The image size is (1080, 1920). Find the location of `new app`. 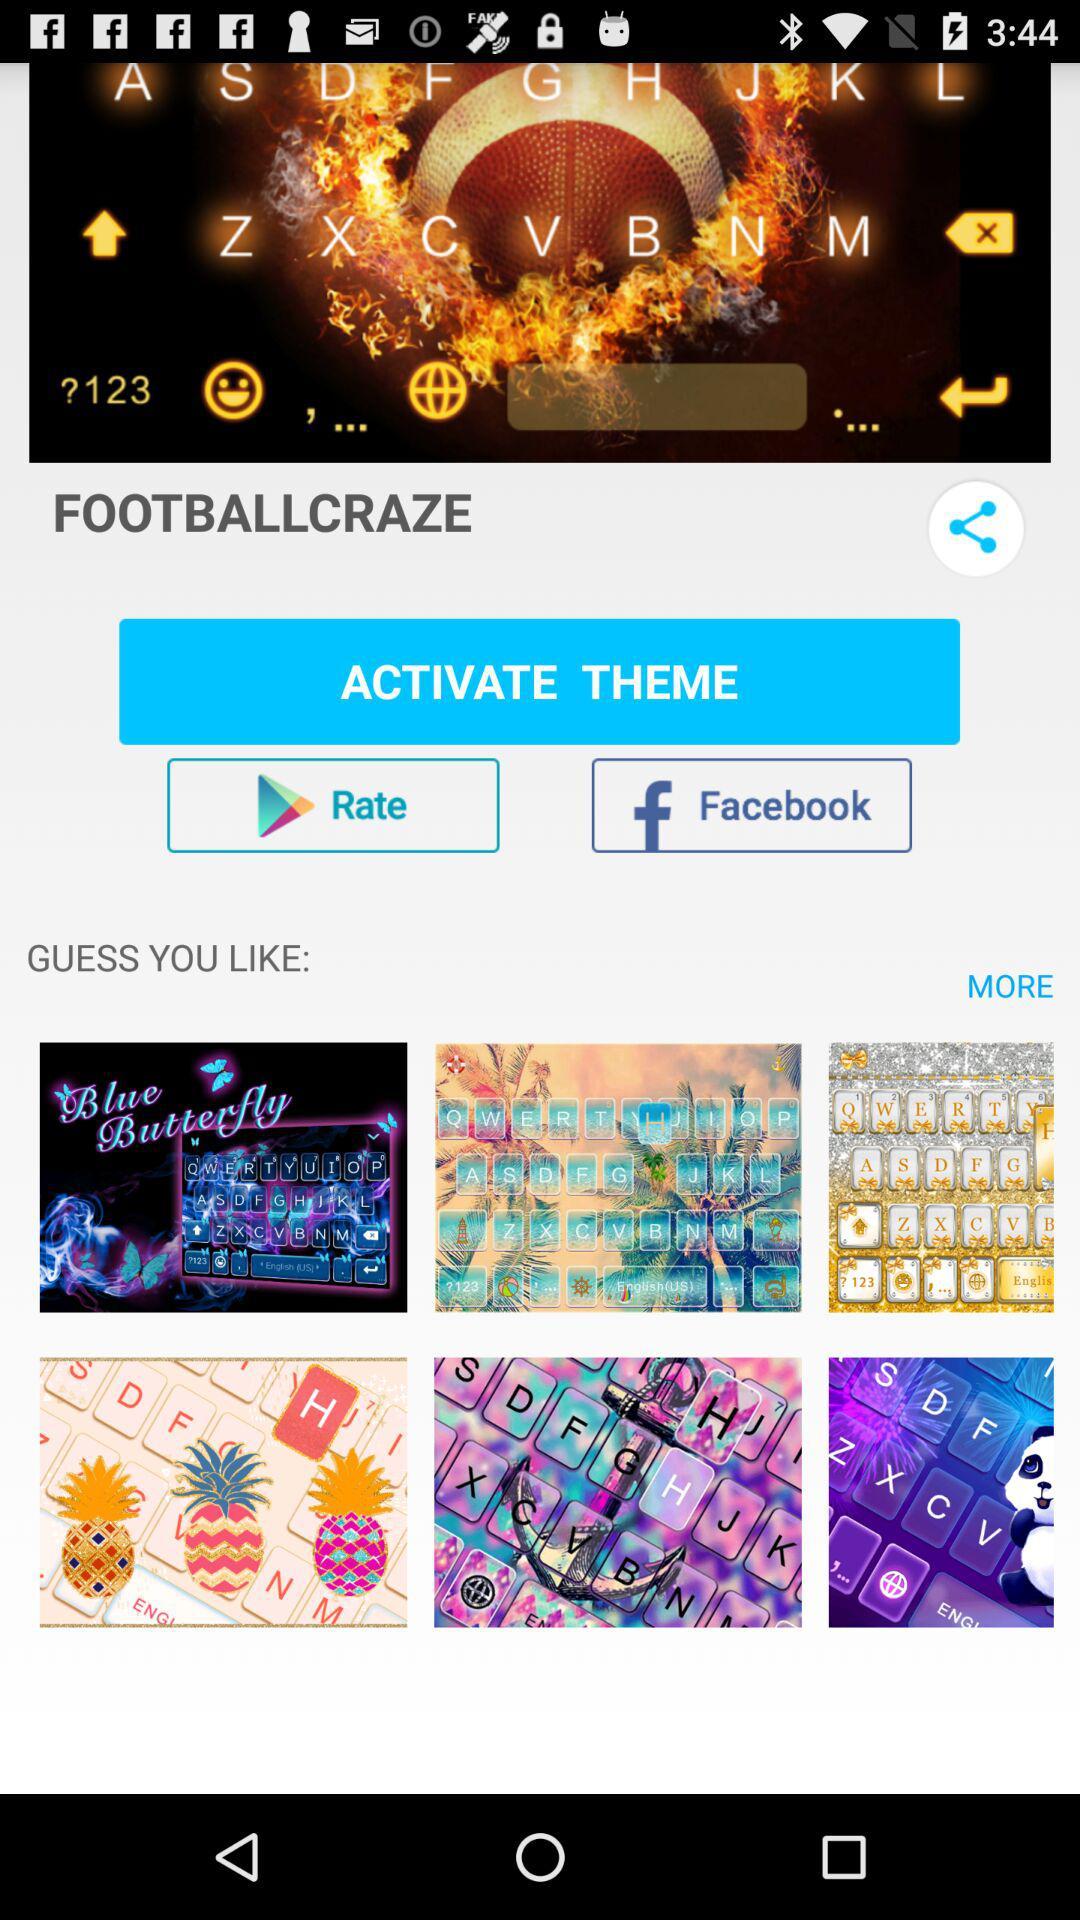

new app is located at coordinates (941, 1177).